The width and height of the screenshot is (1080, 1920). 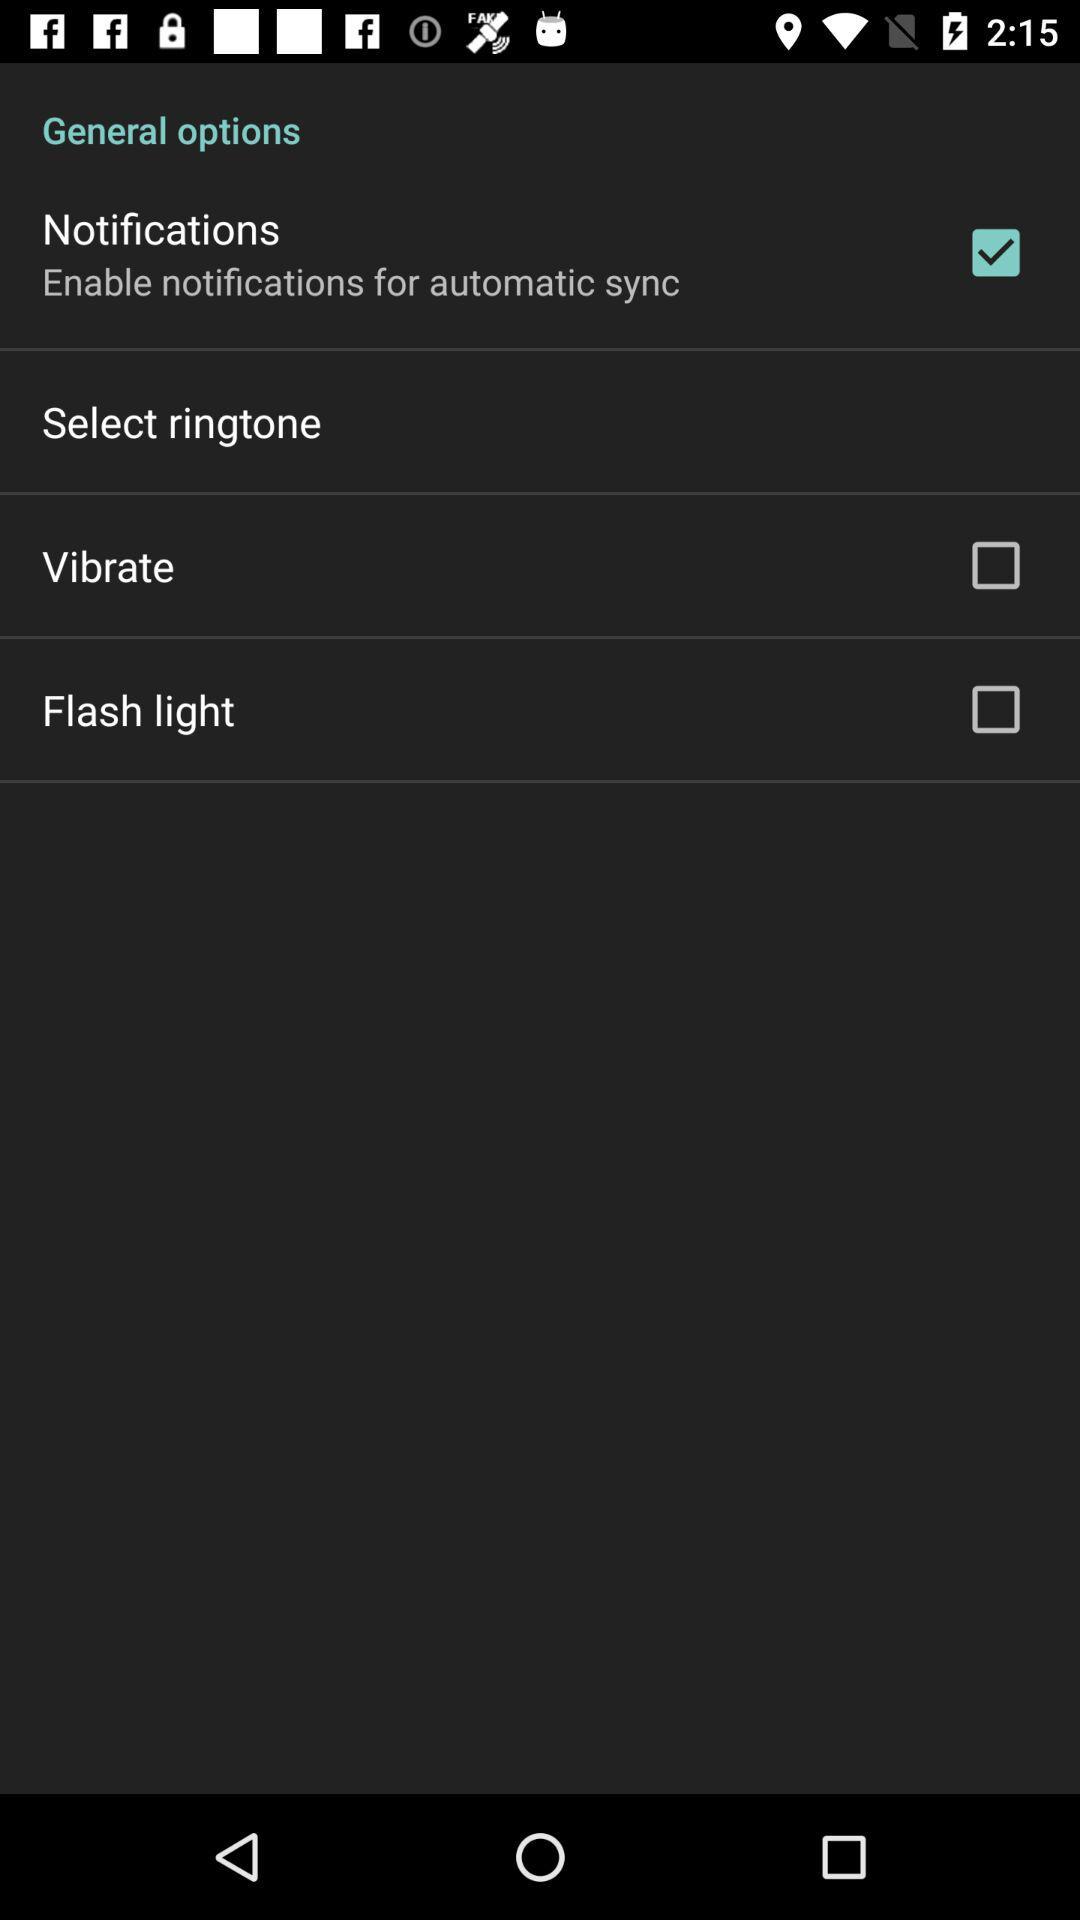 I want to click on the item below the enable notifications for icon, so click(x=181, y=420).